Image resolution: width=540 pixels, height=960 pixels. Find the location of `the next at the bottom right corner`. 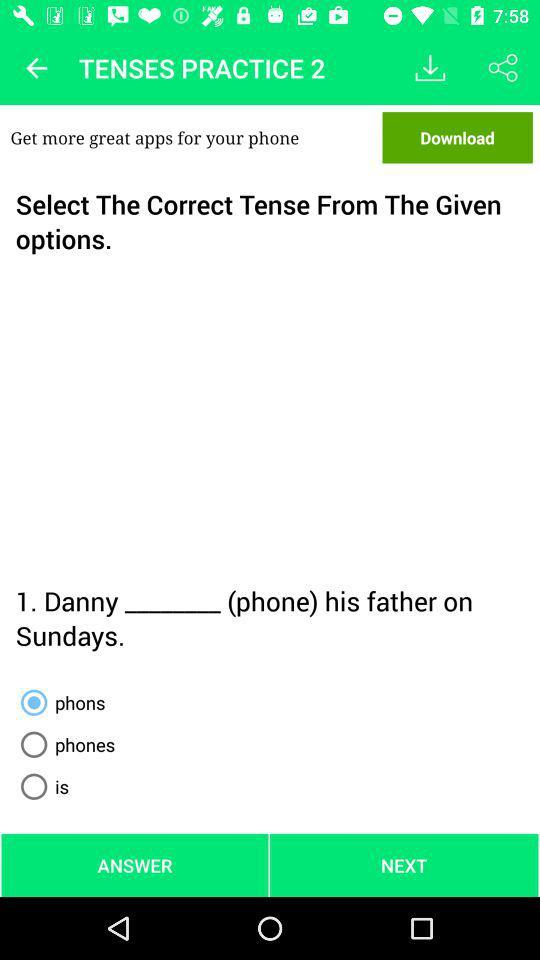

the next at the bottom right corner is located at coordinates (404, 864).